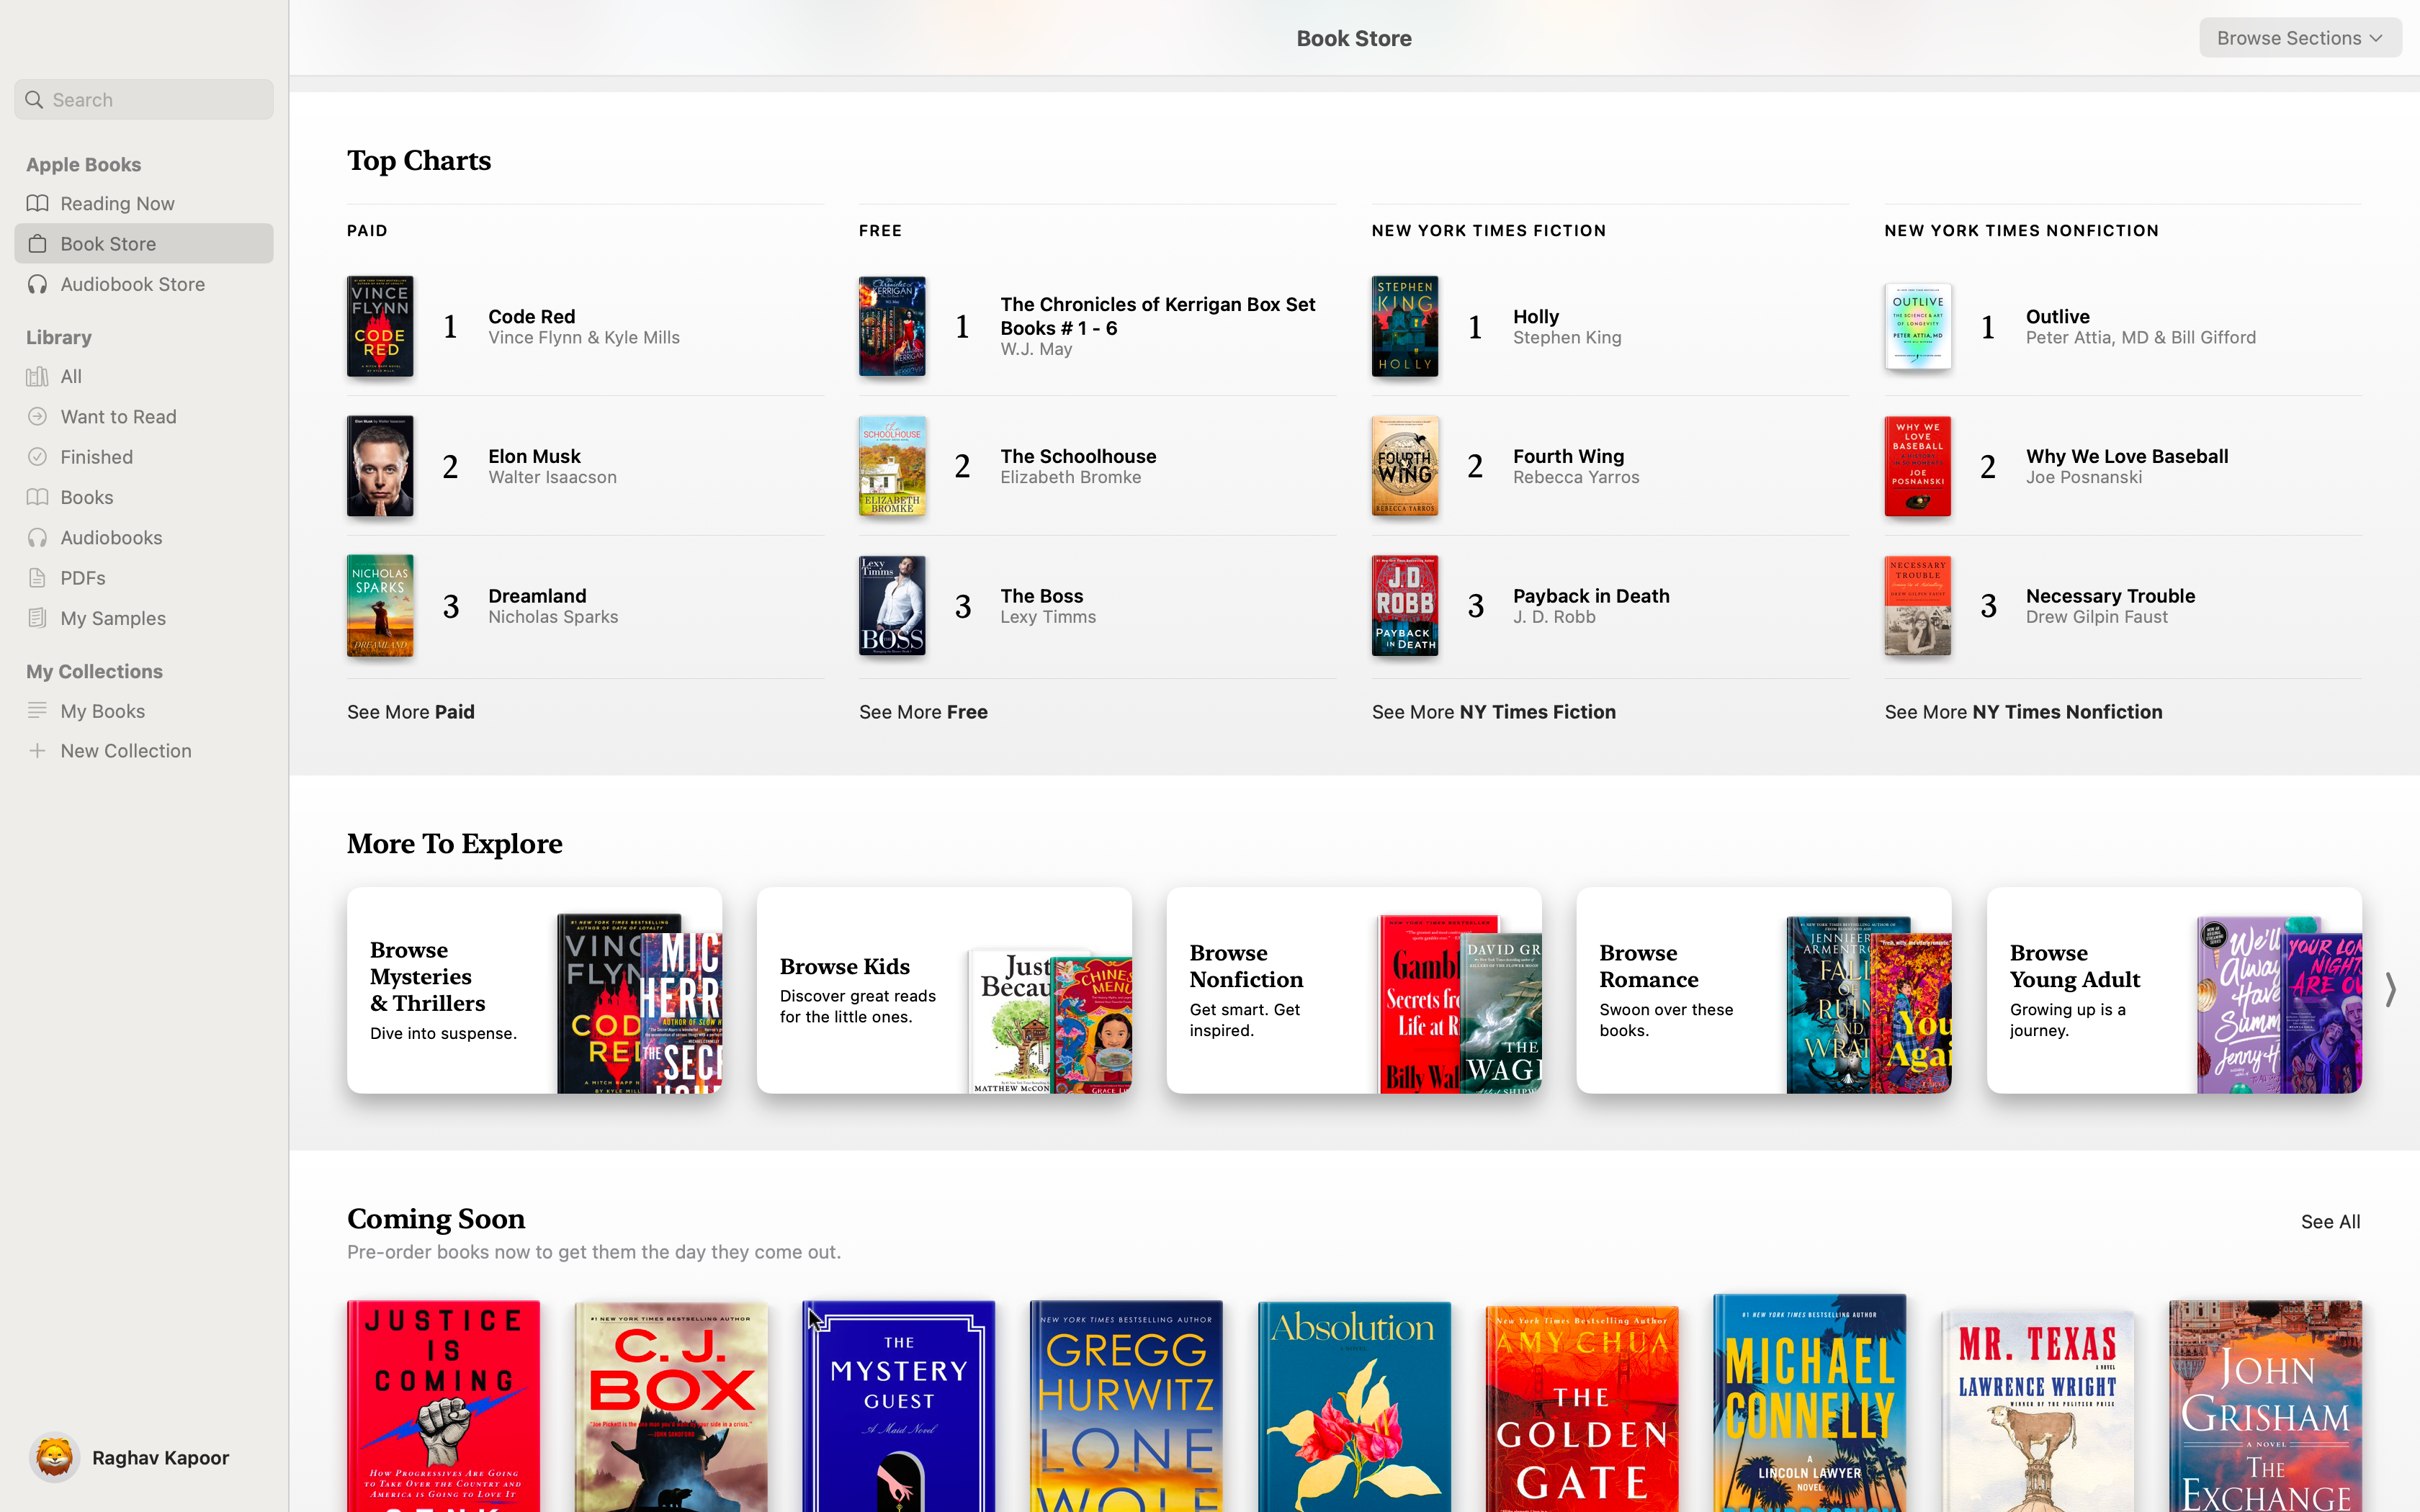 Image resolution: width=2420 pixels, height=1512 pixels. Describe the element at coordinates (4553230, 1687392) in the screenshot. I see `see which titles are finished` at that location.